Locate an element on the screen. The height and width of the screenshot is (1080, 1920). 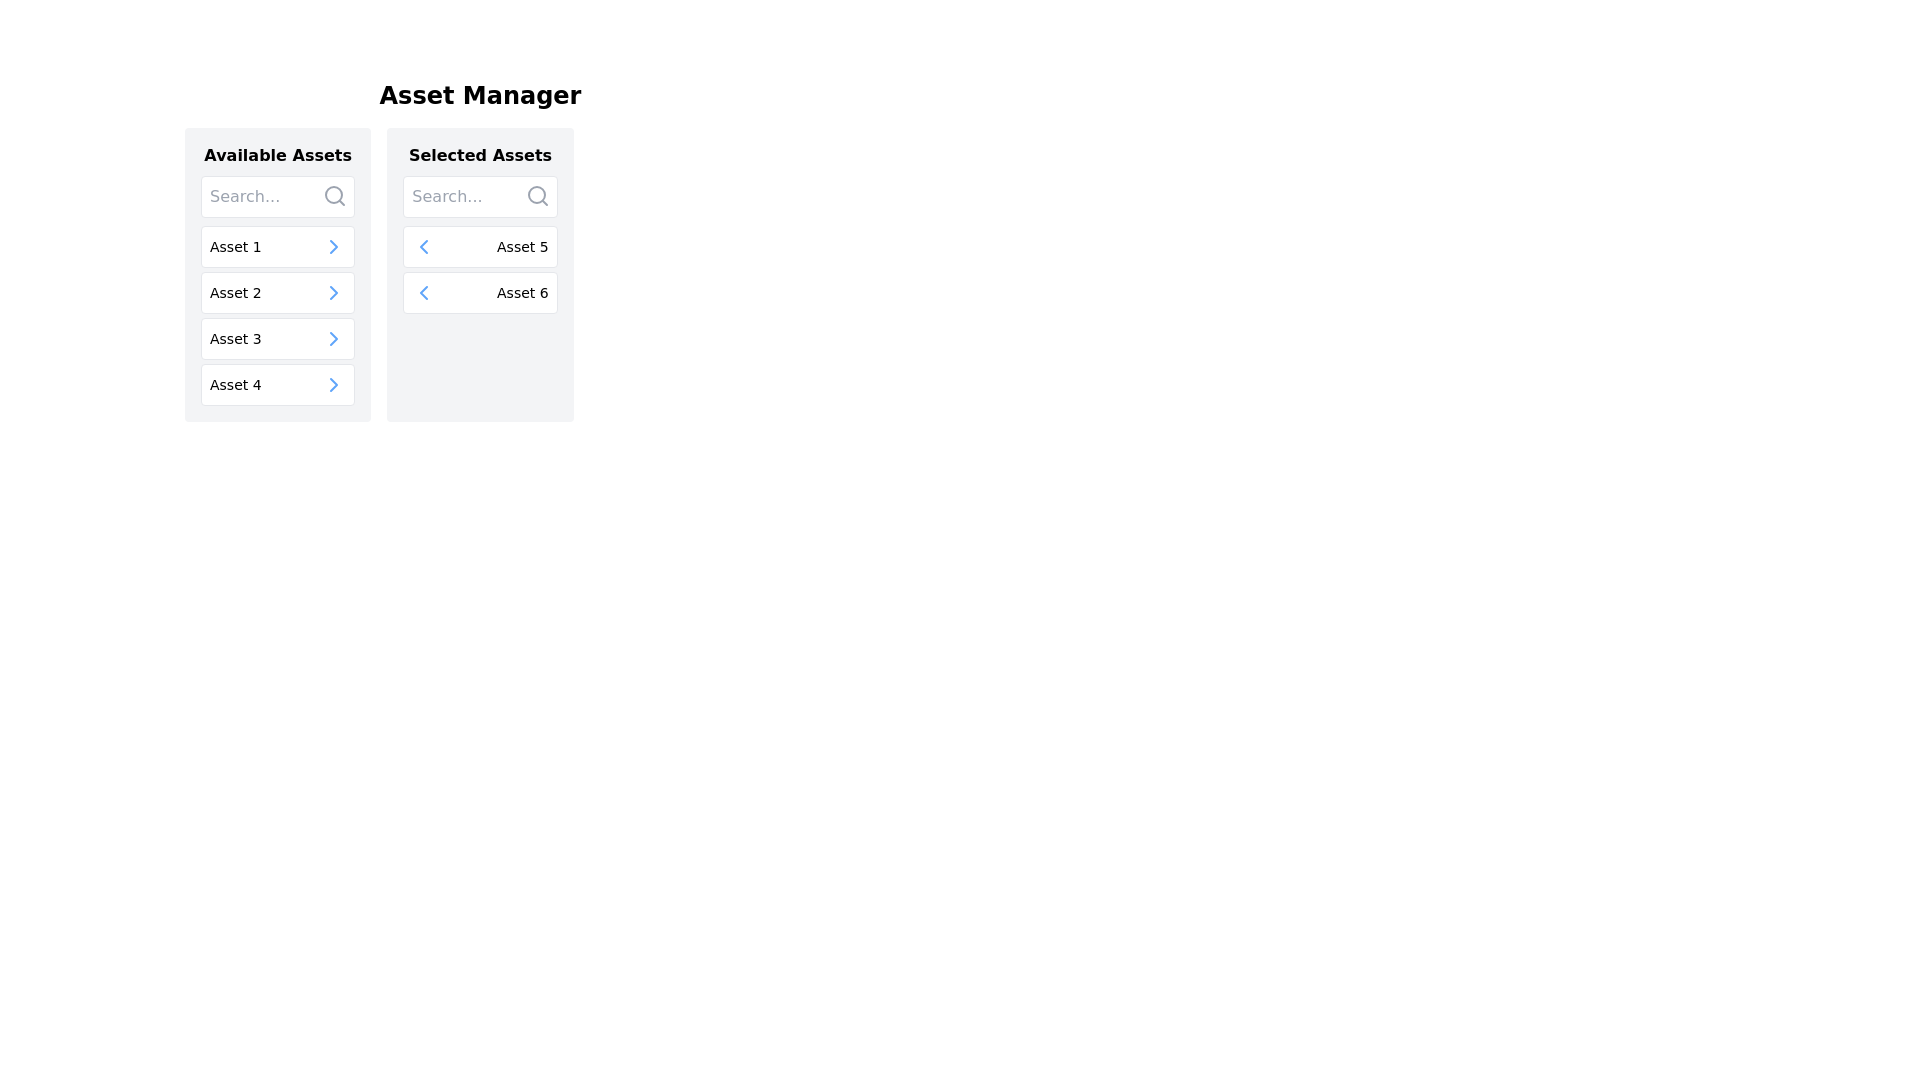
the selectable list item for 'Asset 4' located in the 'Available Assets' column, which is the fourth item in the list is located at coordinates (277, 385).